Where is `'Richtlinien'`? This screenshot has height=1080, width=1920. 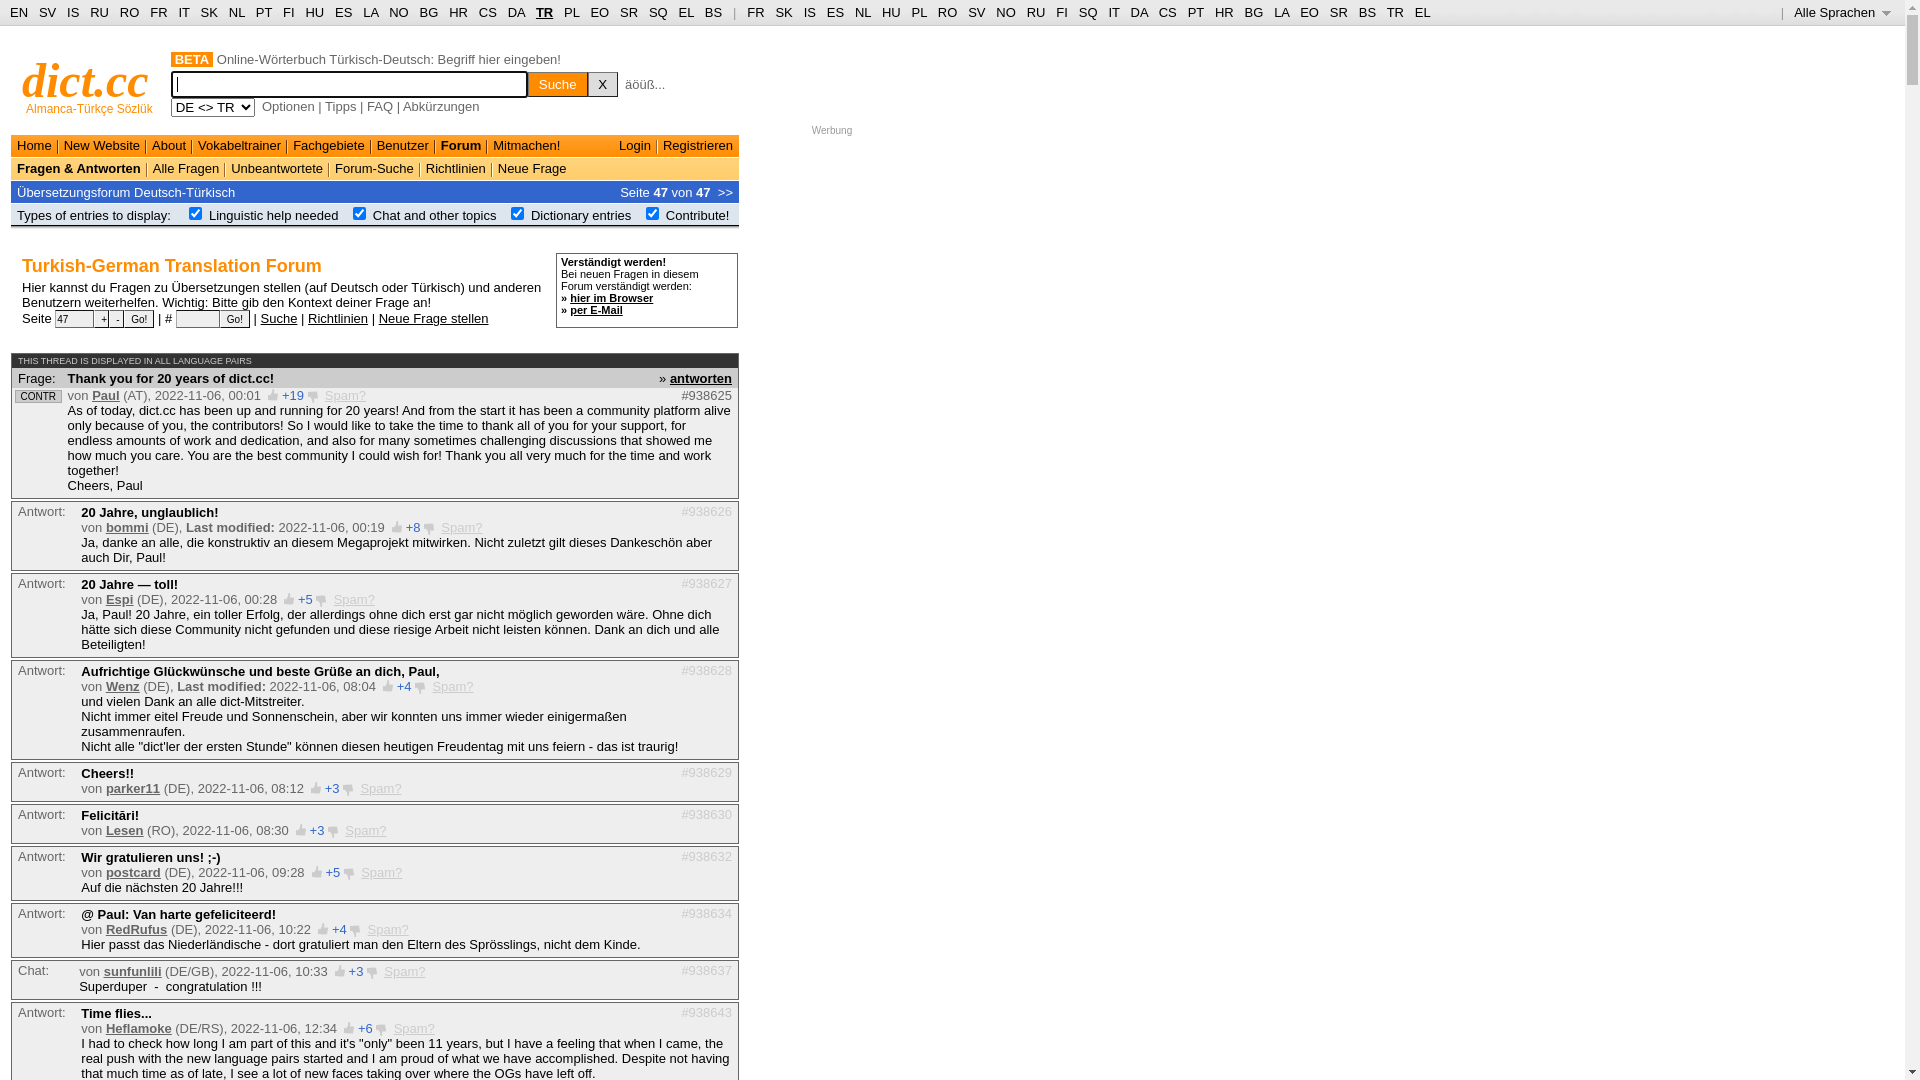
'Richtlinien' is located at coordinates (455, 167).